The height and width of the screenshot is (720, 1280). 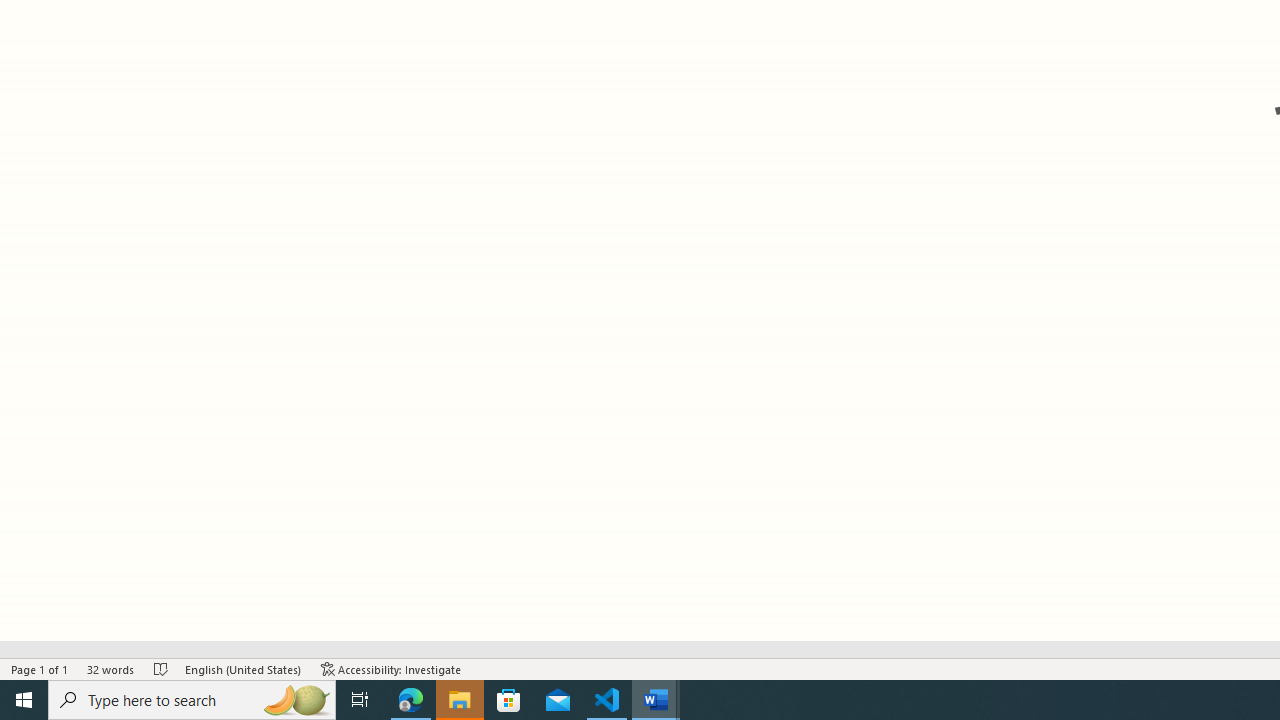 I want to click on 'Word Count 32 words', so click(x=110, y=669).